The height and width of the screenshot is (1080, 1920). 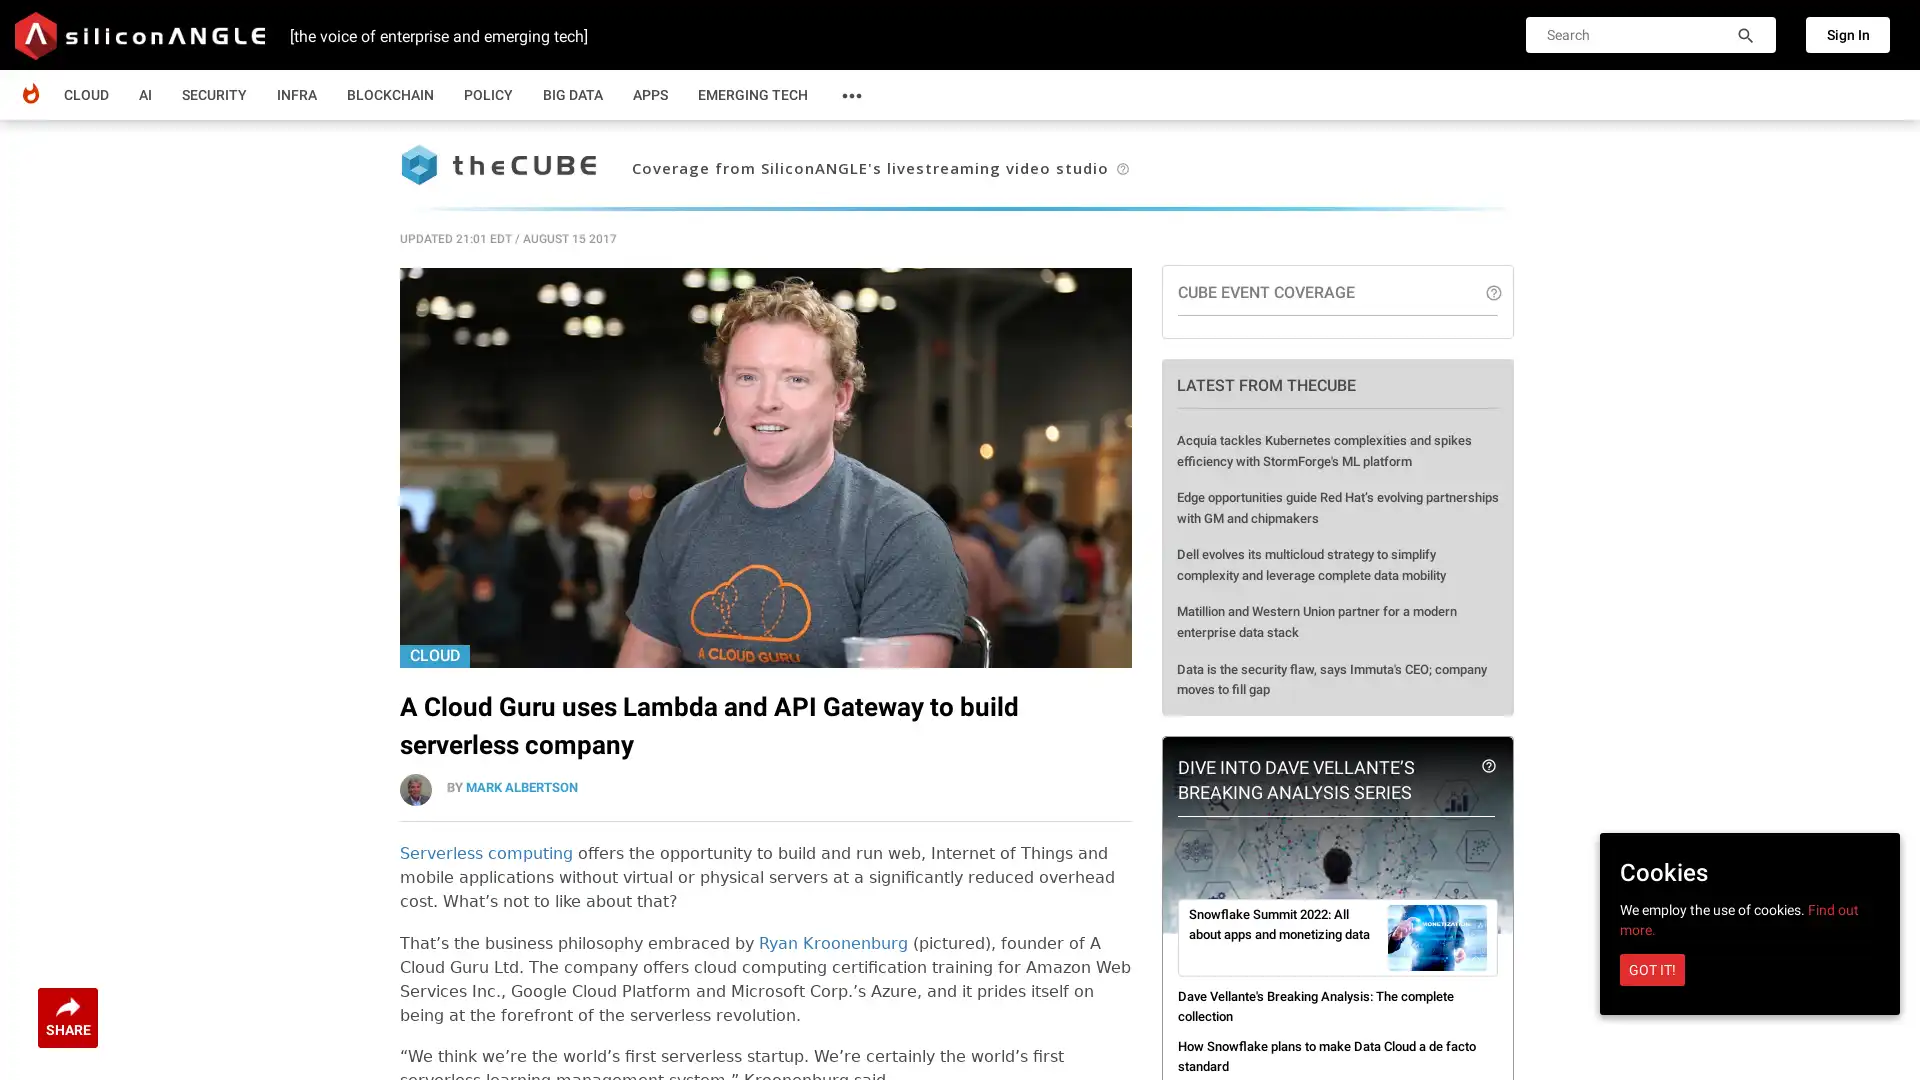 What do you see at coordinates (67, 1017) in the screenshot?
I see `SHARE` at bounding box center [67, 1017].